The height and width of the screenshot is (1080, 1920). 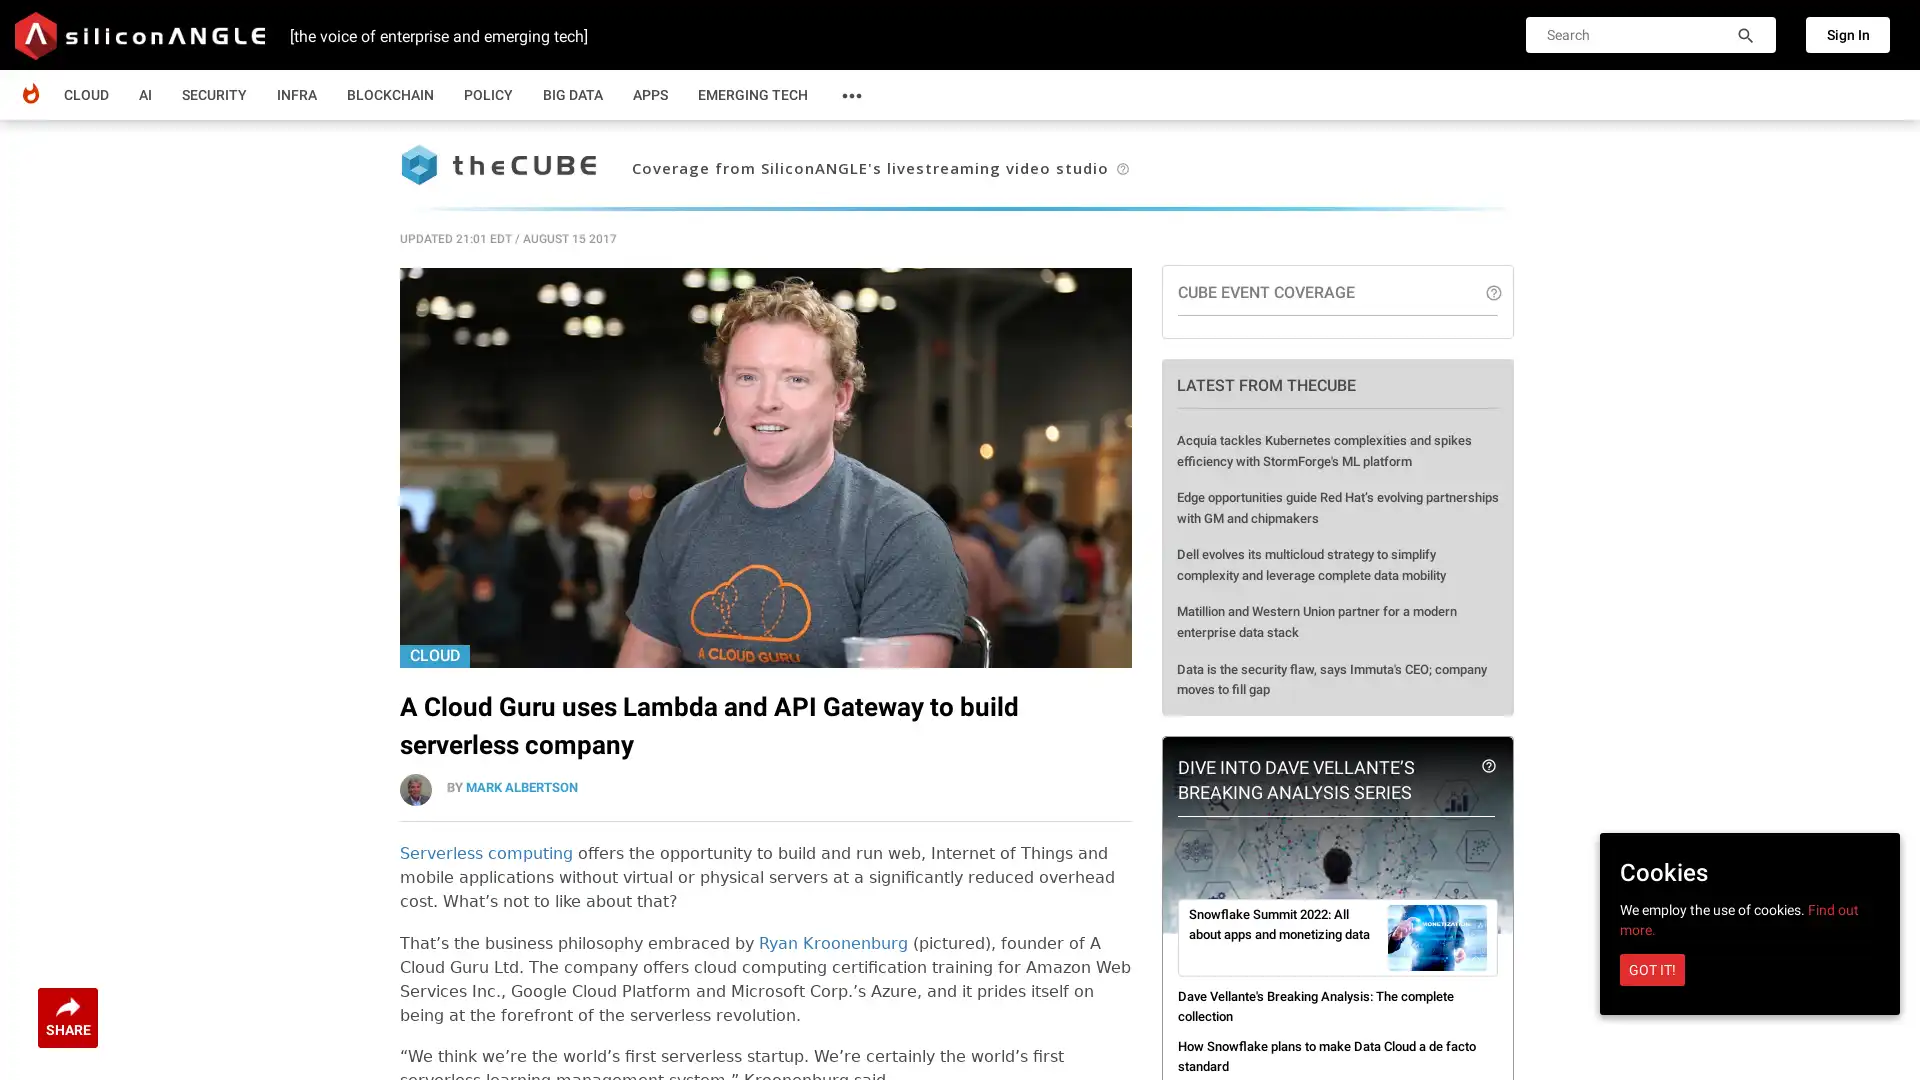 What do you see at coordinates (67, 1017) in the screenshot?
I see `SHARE` at bounding box center [67, 1017].